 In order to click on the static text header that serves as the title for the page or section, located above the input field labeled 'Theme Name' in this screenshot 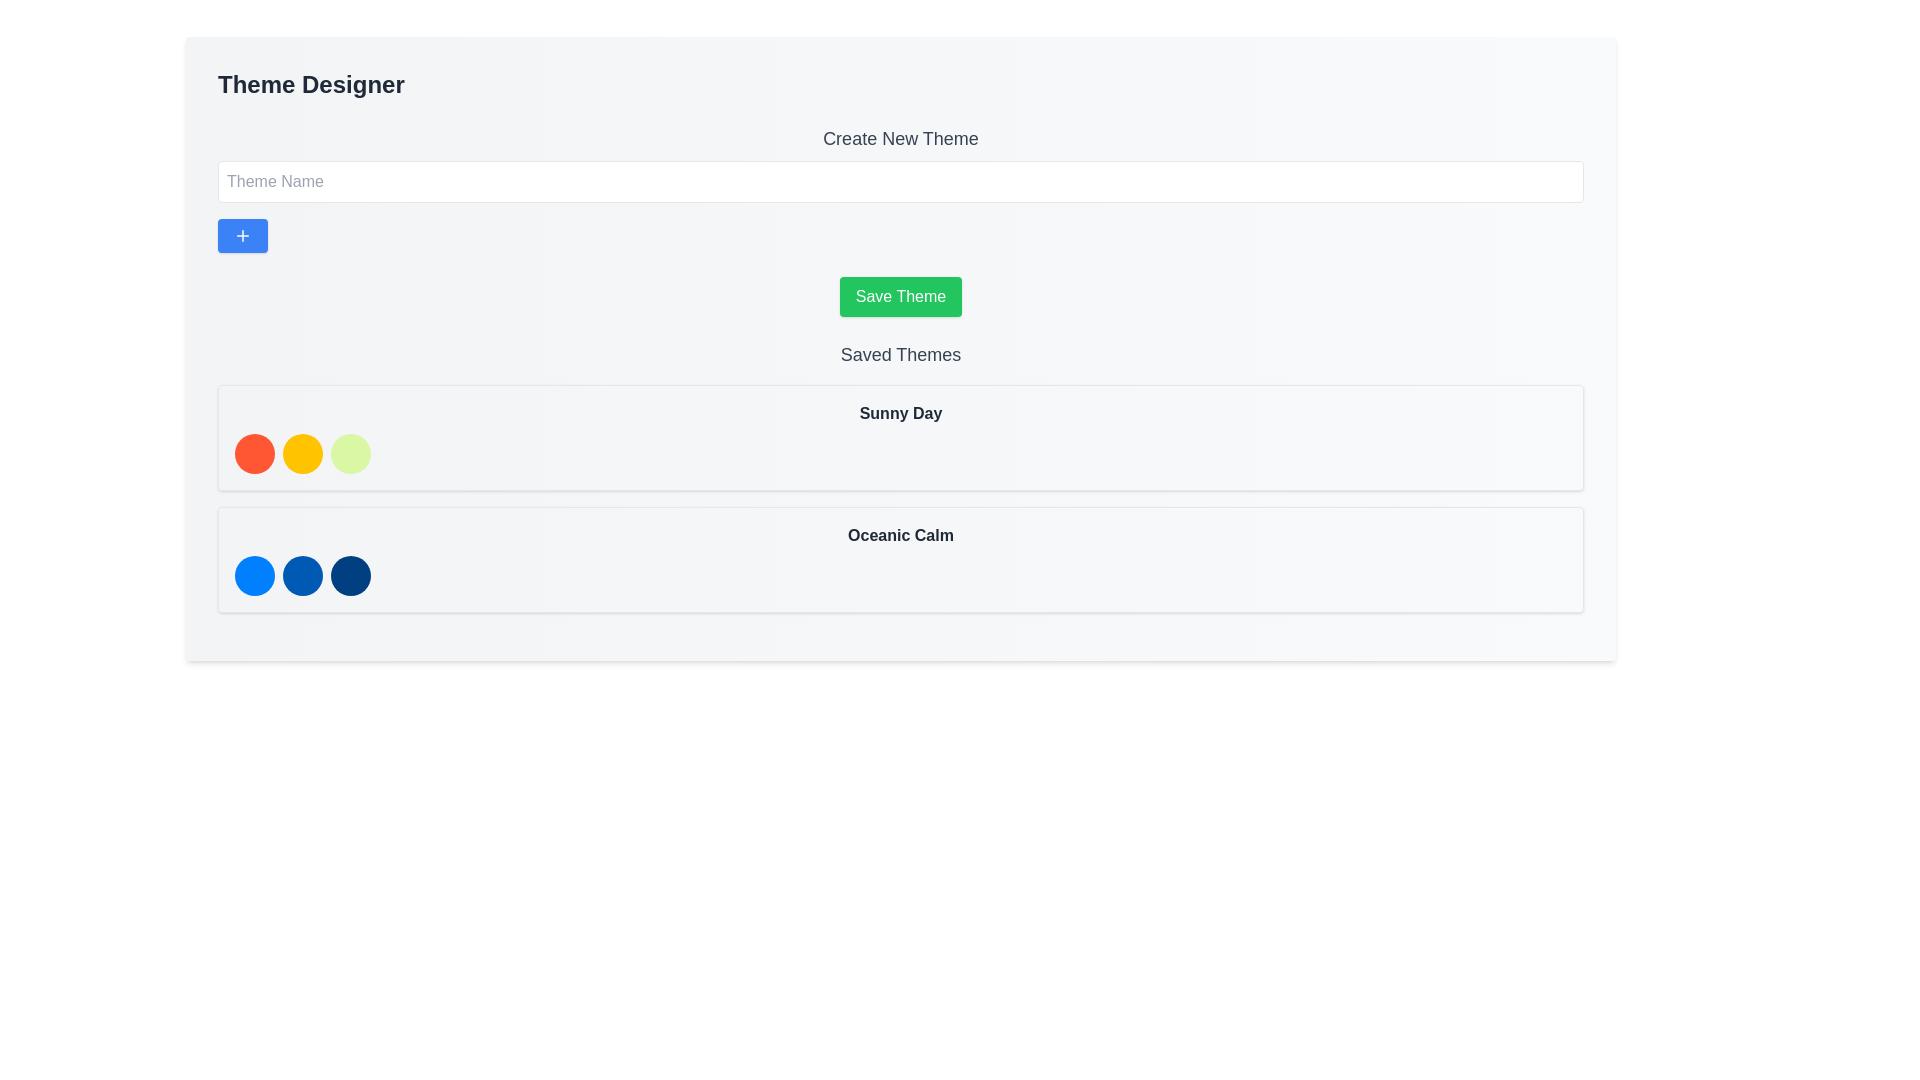, I will do `click(310, 83)`.